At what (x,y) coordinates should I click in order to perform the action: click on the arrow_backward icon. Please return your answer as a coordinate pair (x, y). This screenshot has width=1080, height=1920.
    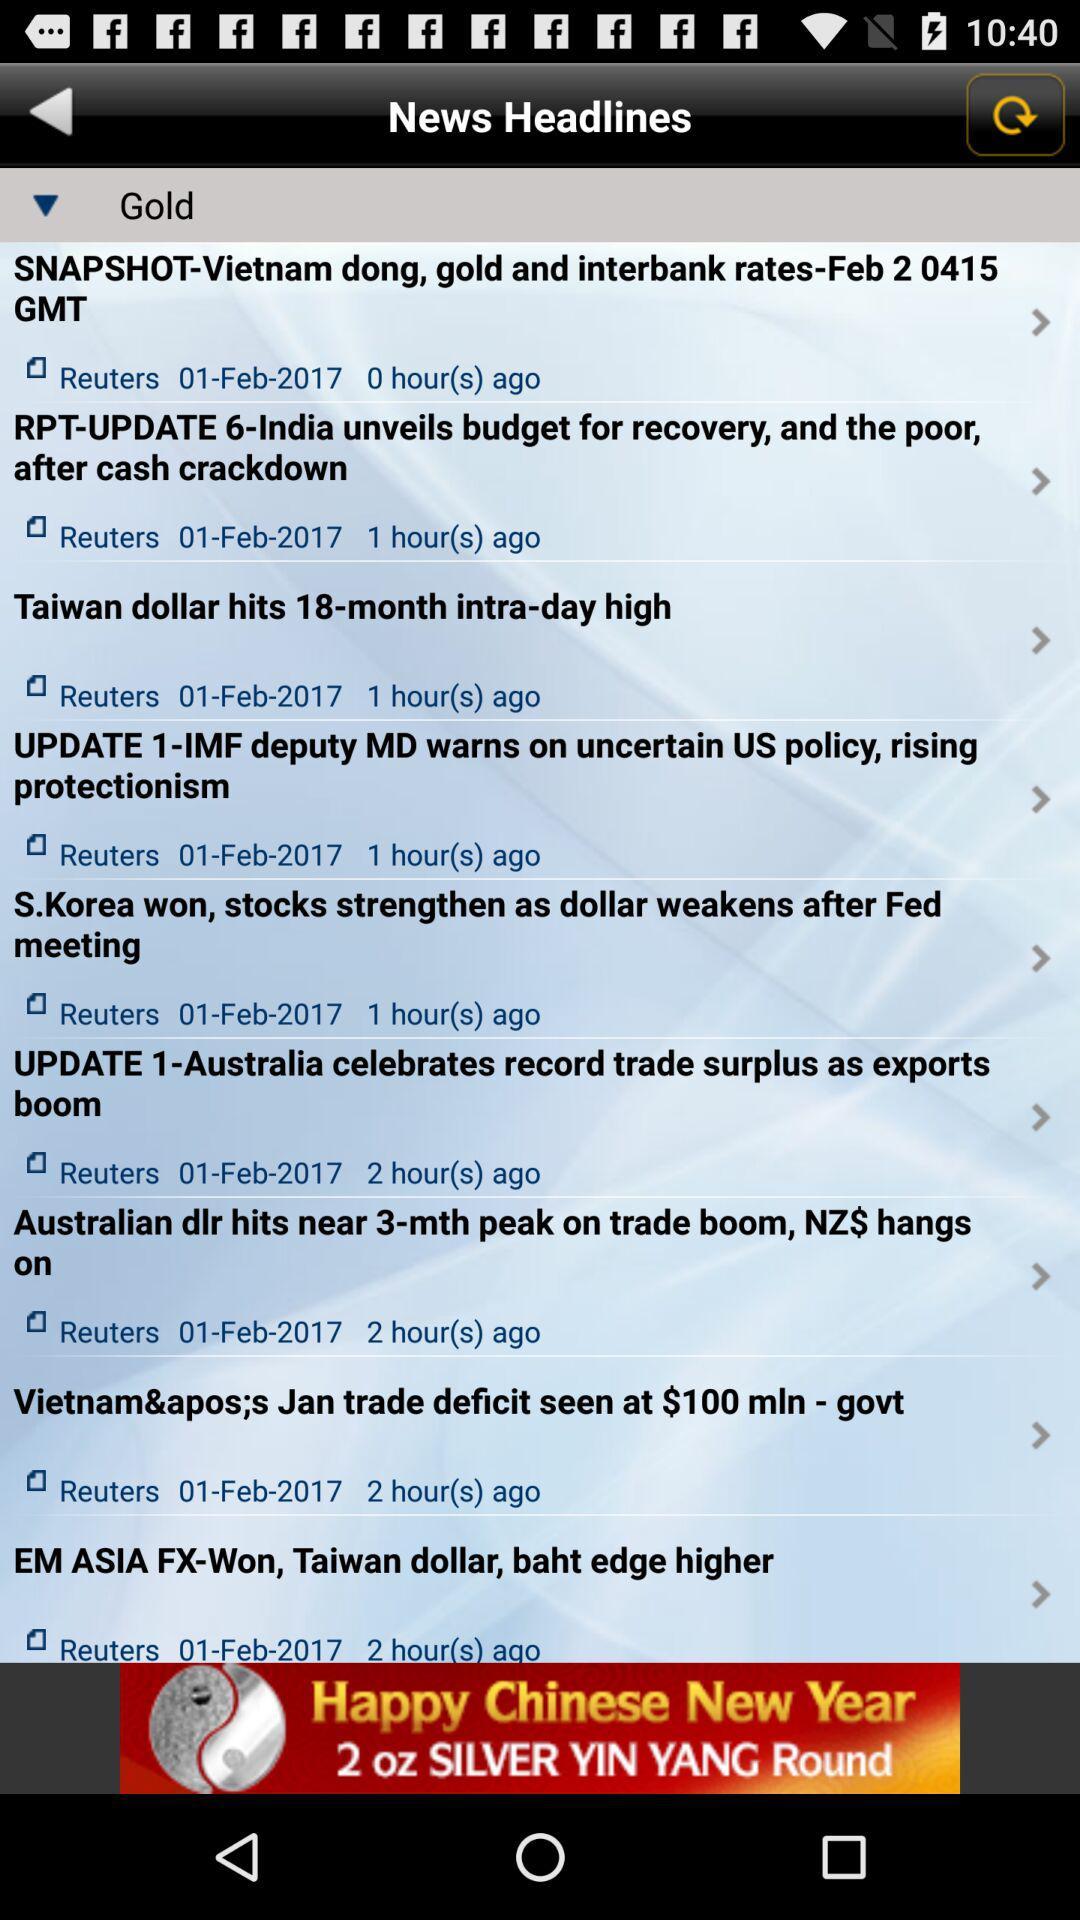
    Looking at the image, I should click on (50, 122).